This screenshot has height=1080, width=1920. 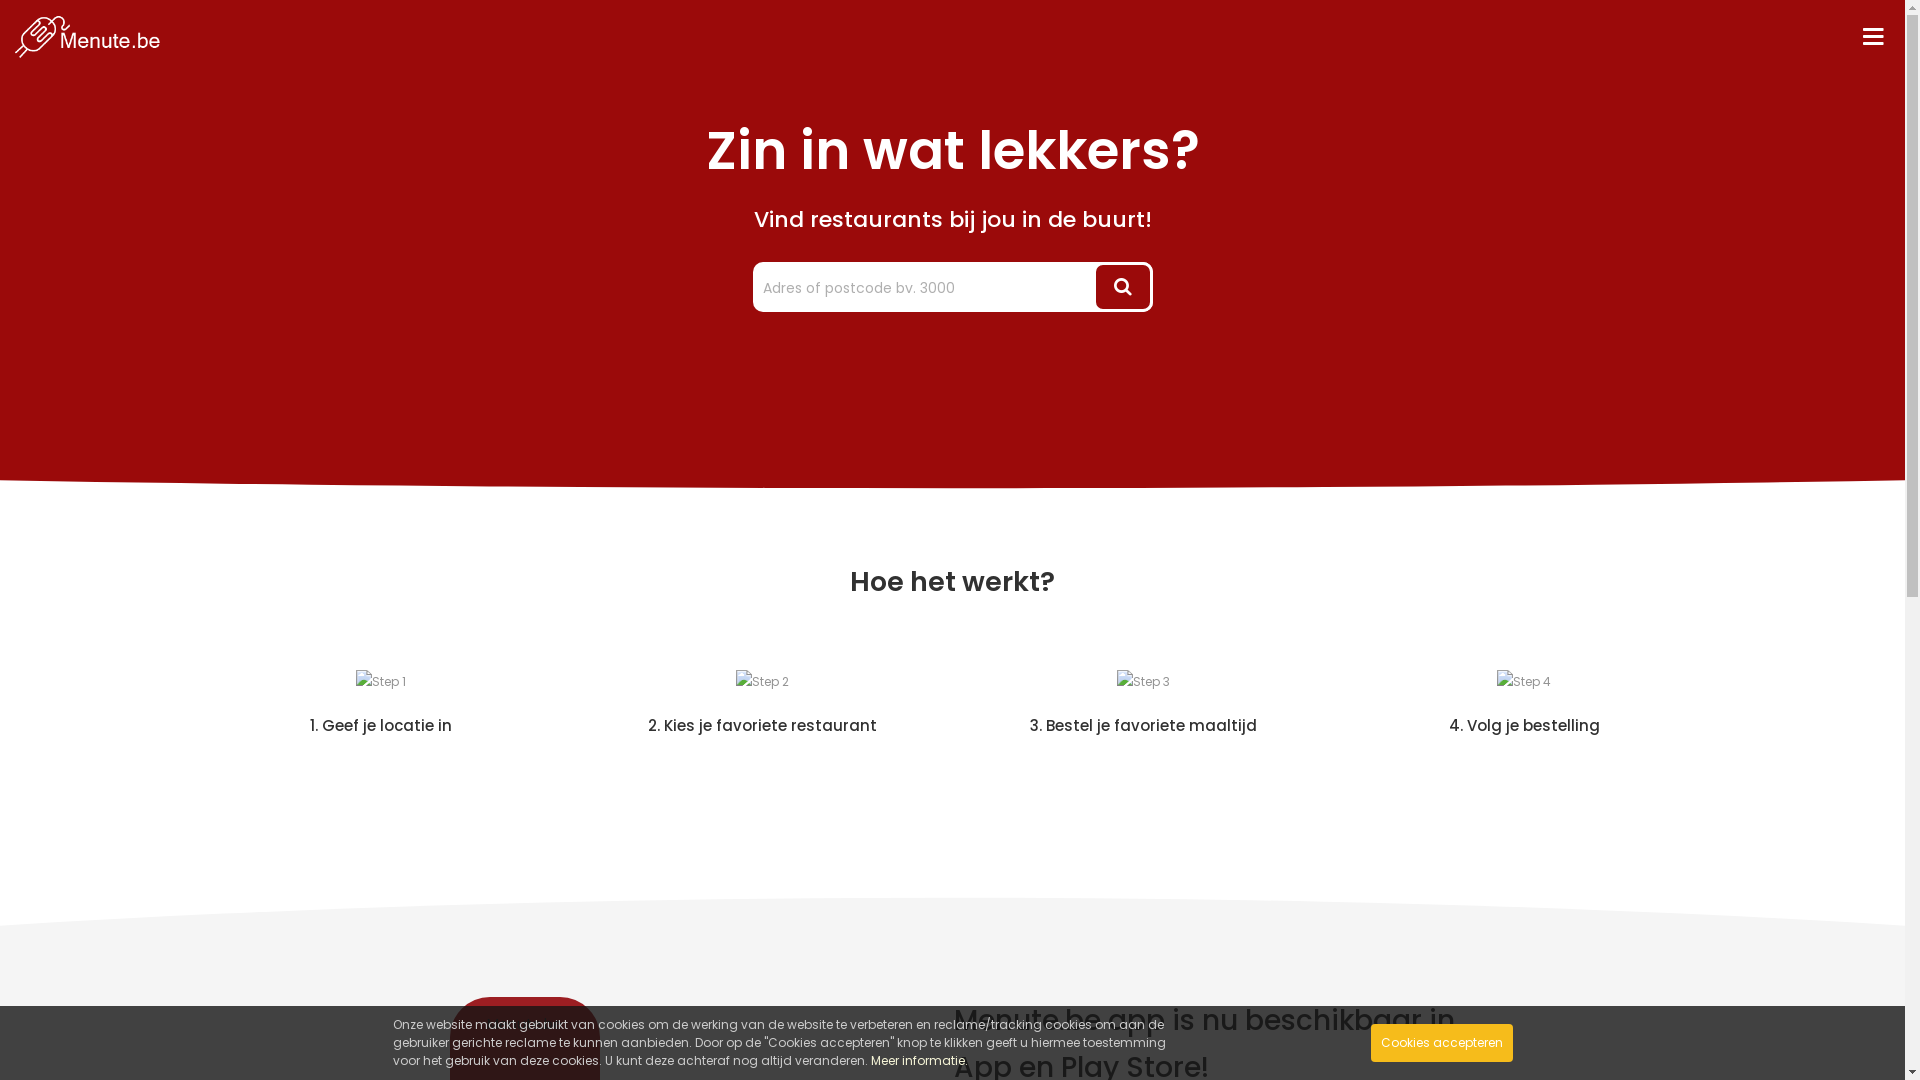 I want to click on 'Meer informatie.', so click(x=917, y=1059).